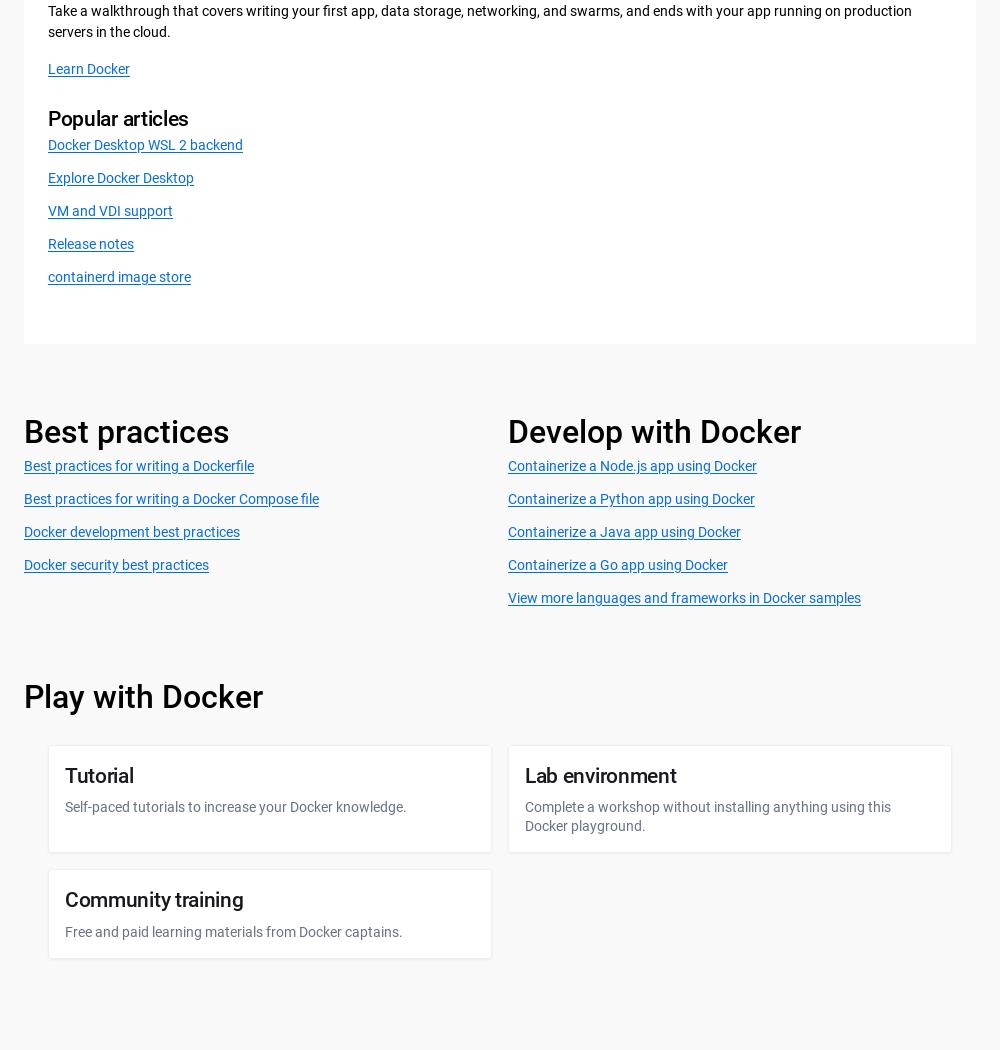 Image resolution: width=1000 pixels, height=1050 pixels. What do you see at coordinates (118, 275) in the screenshot?
I see `'containerd image store'` at bounding box center [118, 275].